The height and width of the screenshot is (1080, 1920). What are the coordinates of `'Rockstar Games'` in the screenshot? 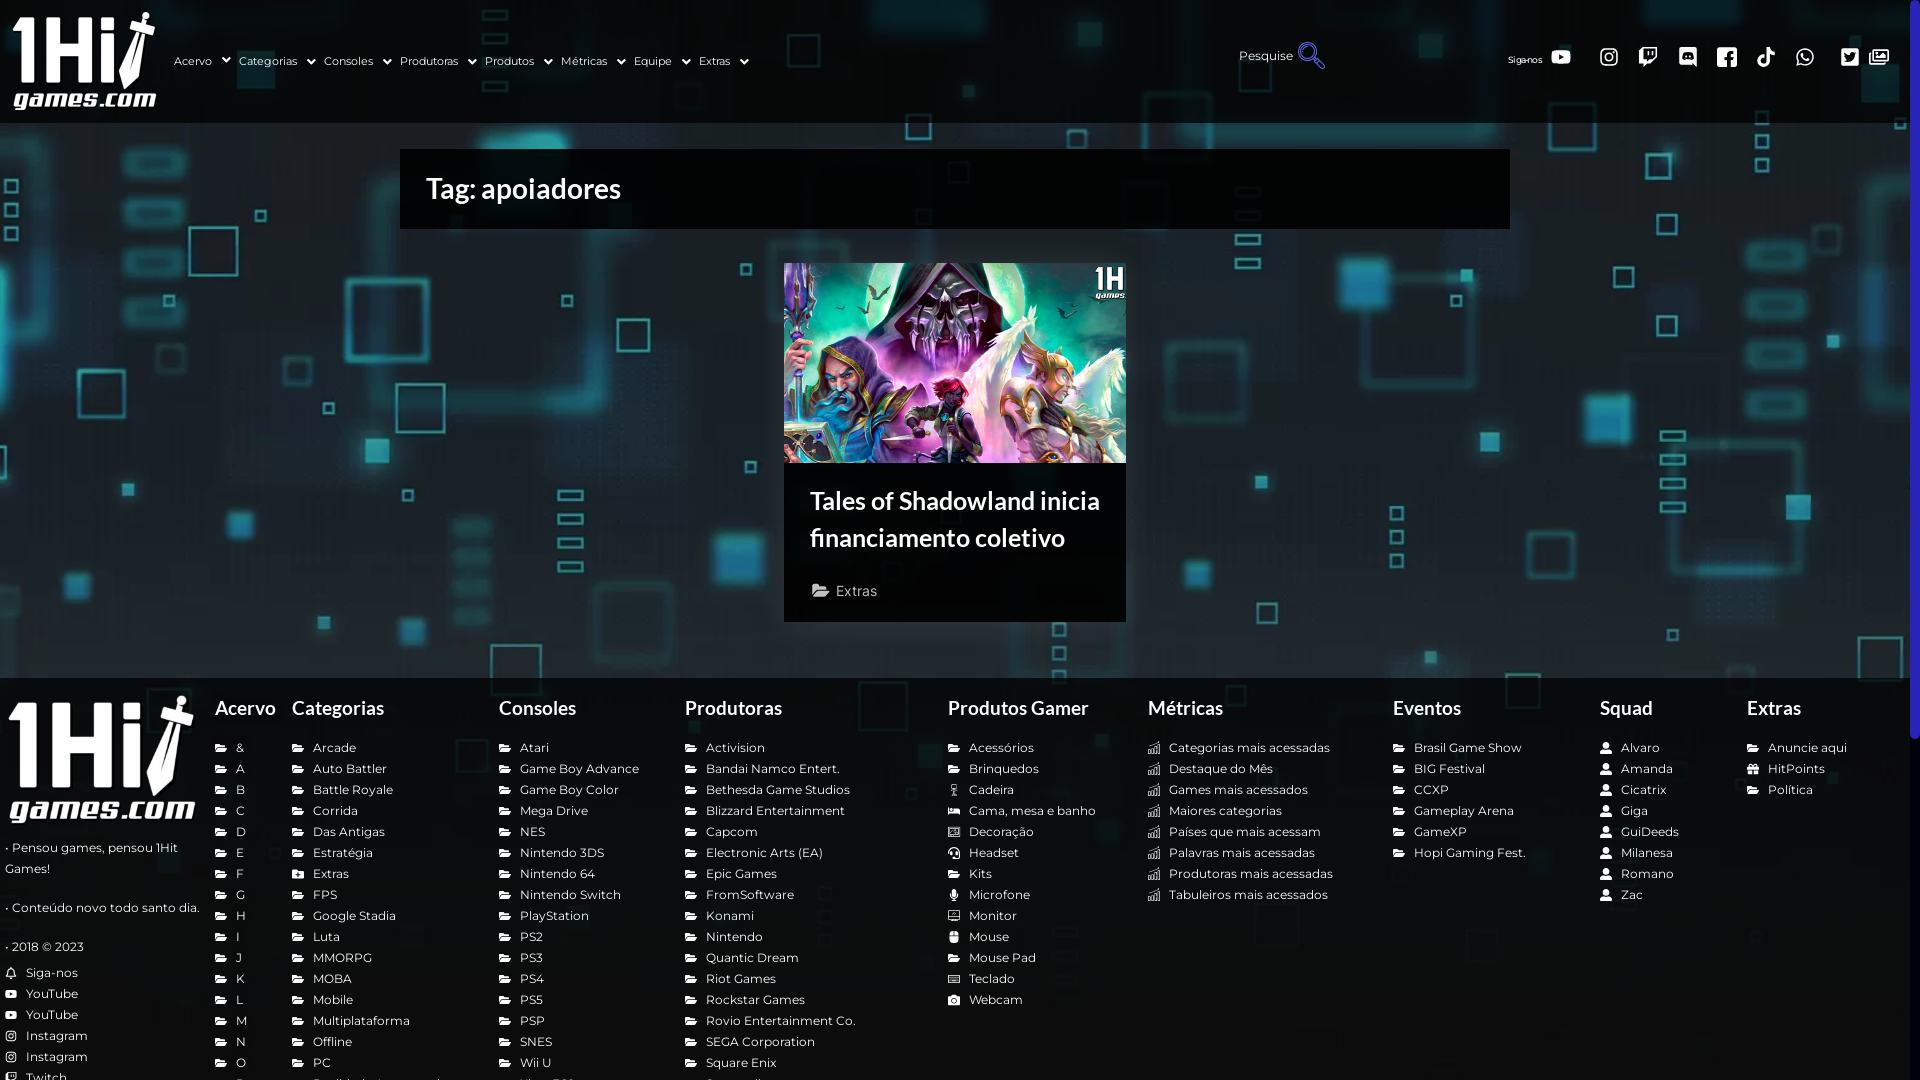 It's located at (806, 999).